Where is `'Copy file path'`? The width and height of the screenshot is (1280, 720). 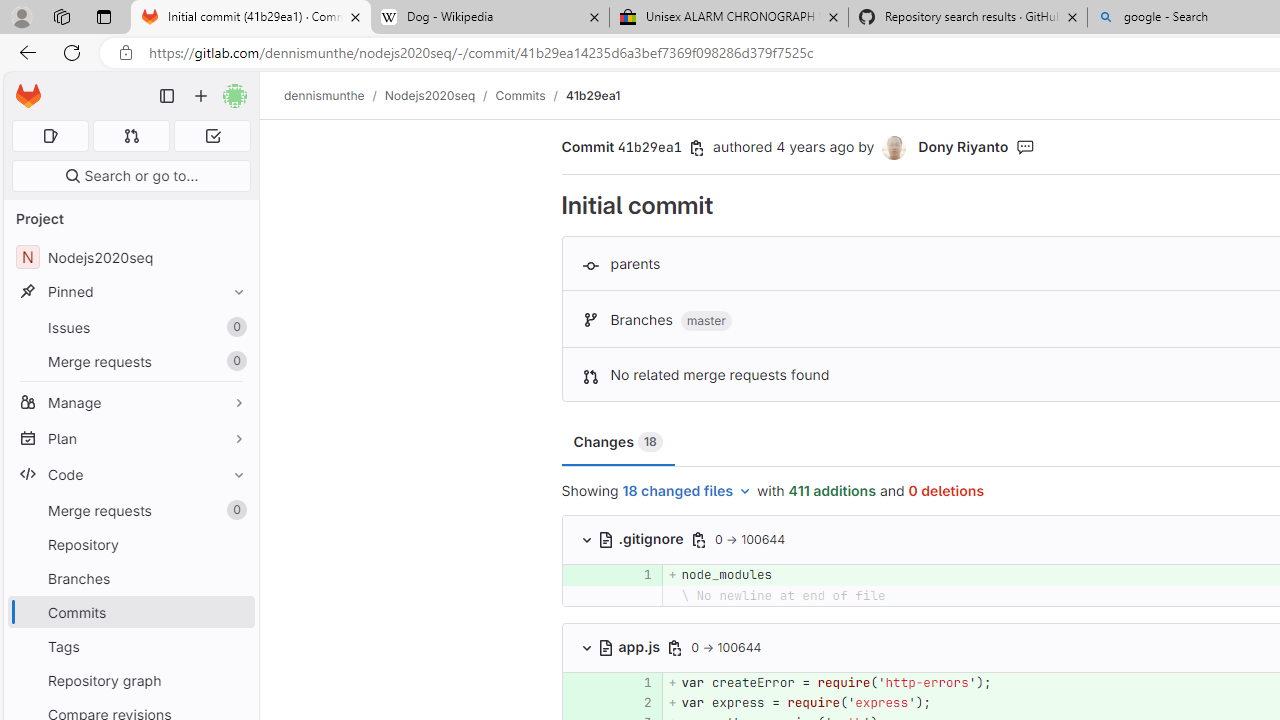
'Copy file path' is located at coordinates (675, 647).